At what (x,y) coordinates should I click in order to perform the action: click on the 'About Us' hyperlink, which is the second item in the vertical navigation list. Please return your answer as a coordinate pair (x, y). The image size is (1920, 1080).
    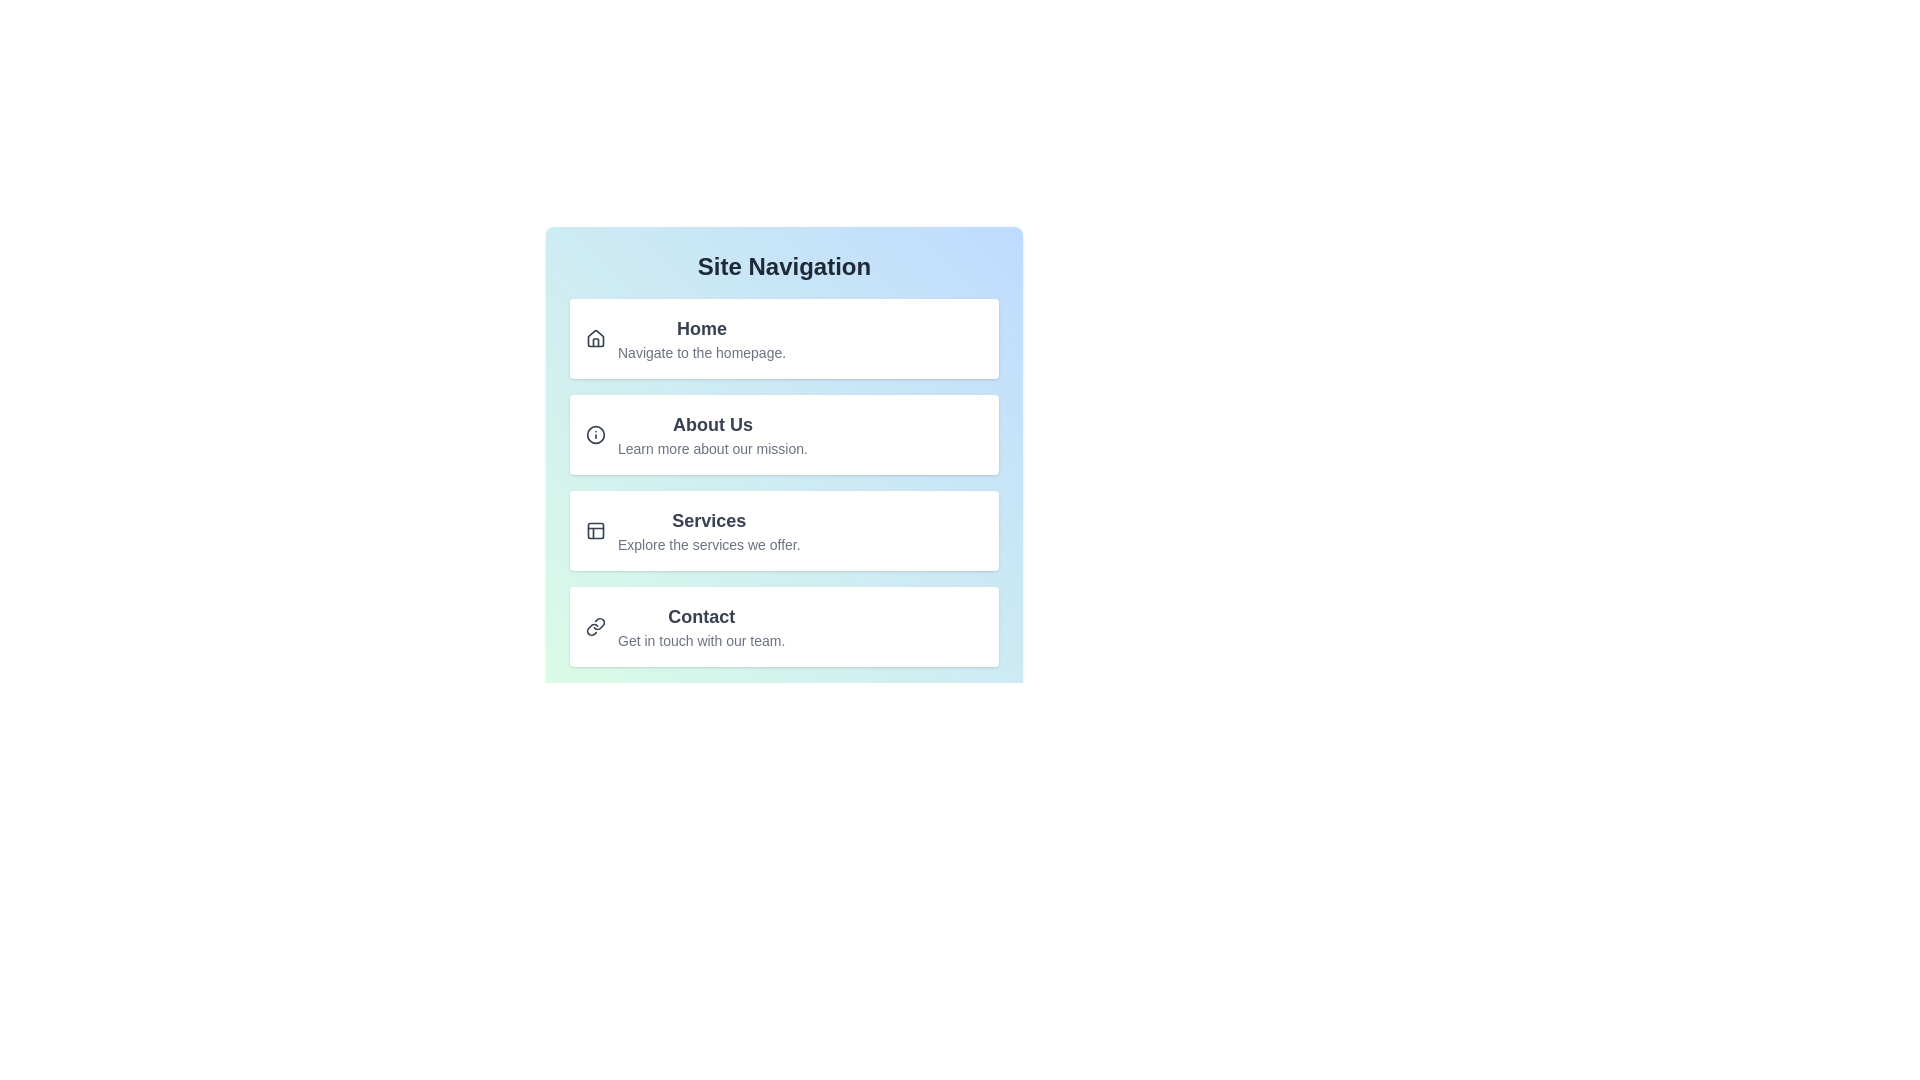
    Looking at the image, I should click on (783, 442).